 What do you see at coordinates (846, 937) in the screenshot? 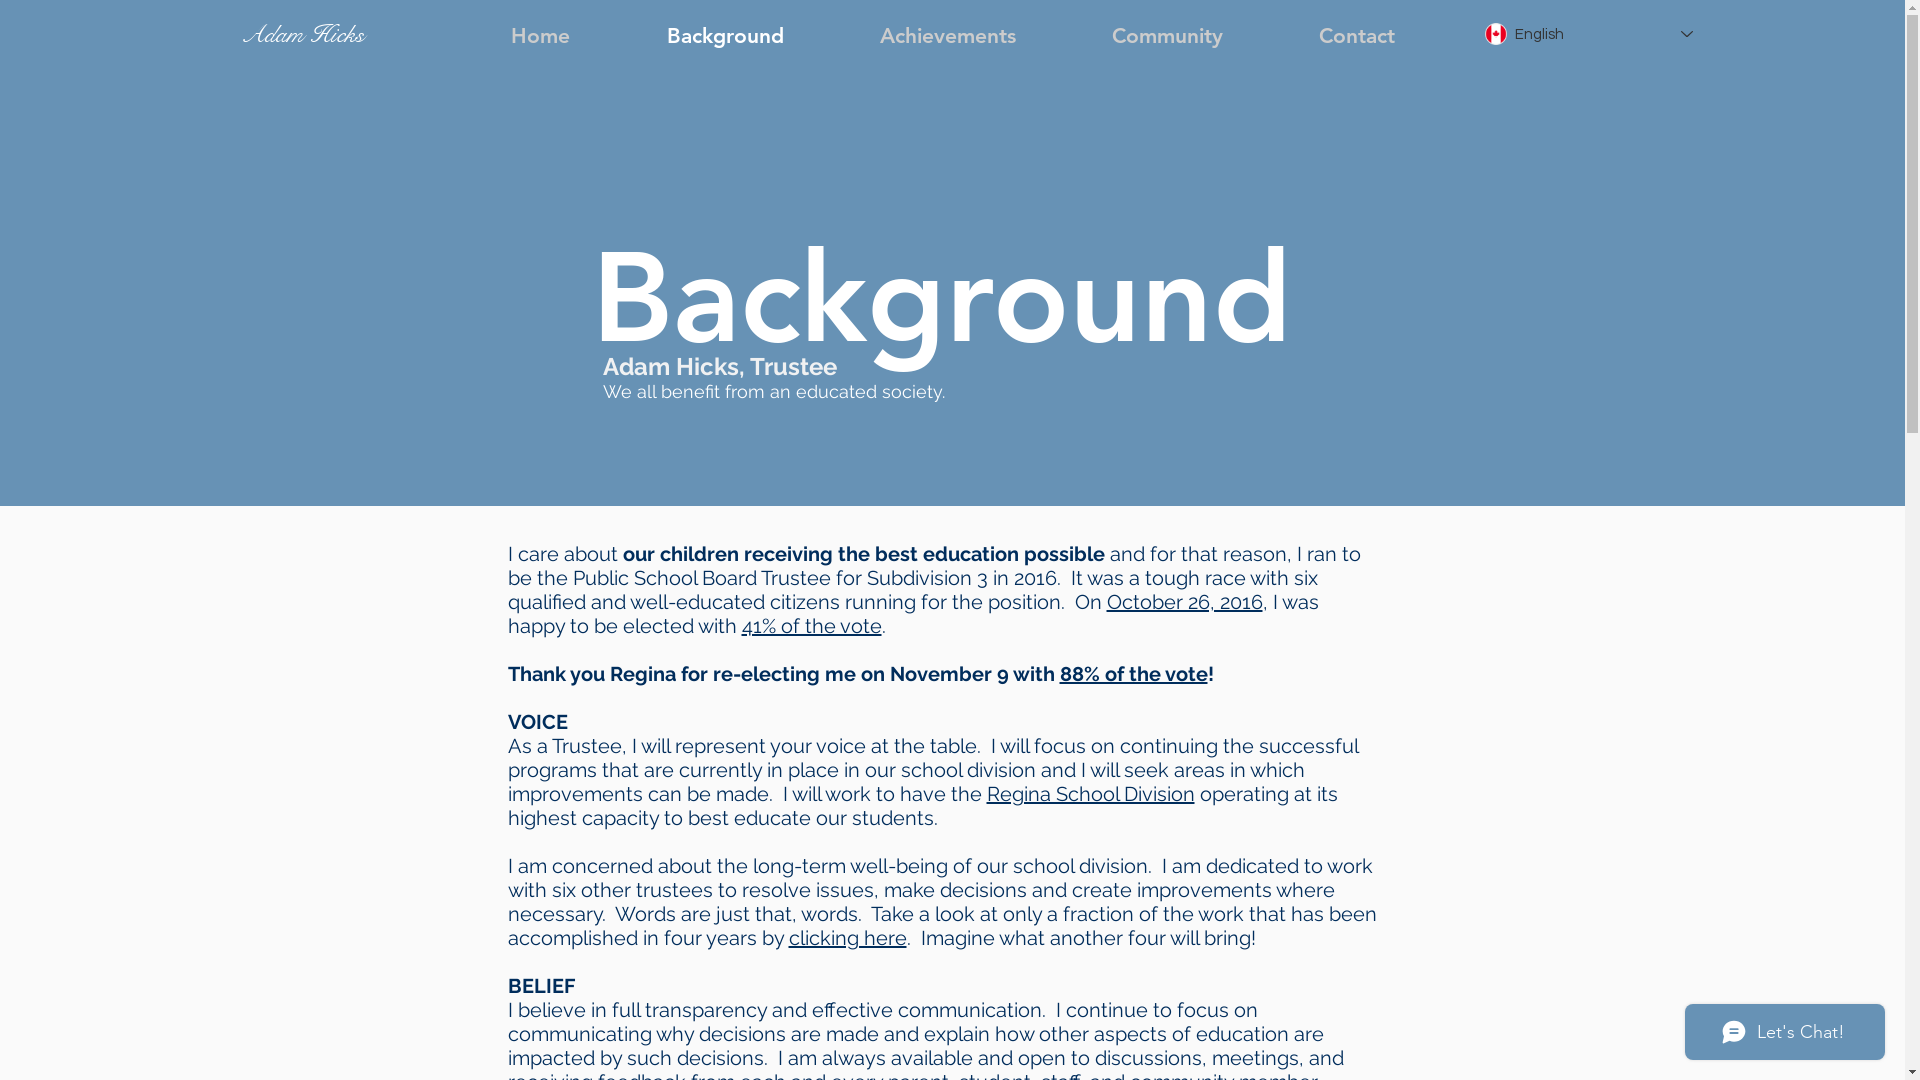
I see `'clicking here'` at bounding box center [846, 937].